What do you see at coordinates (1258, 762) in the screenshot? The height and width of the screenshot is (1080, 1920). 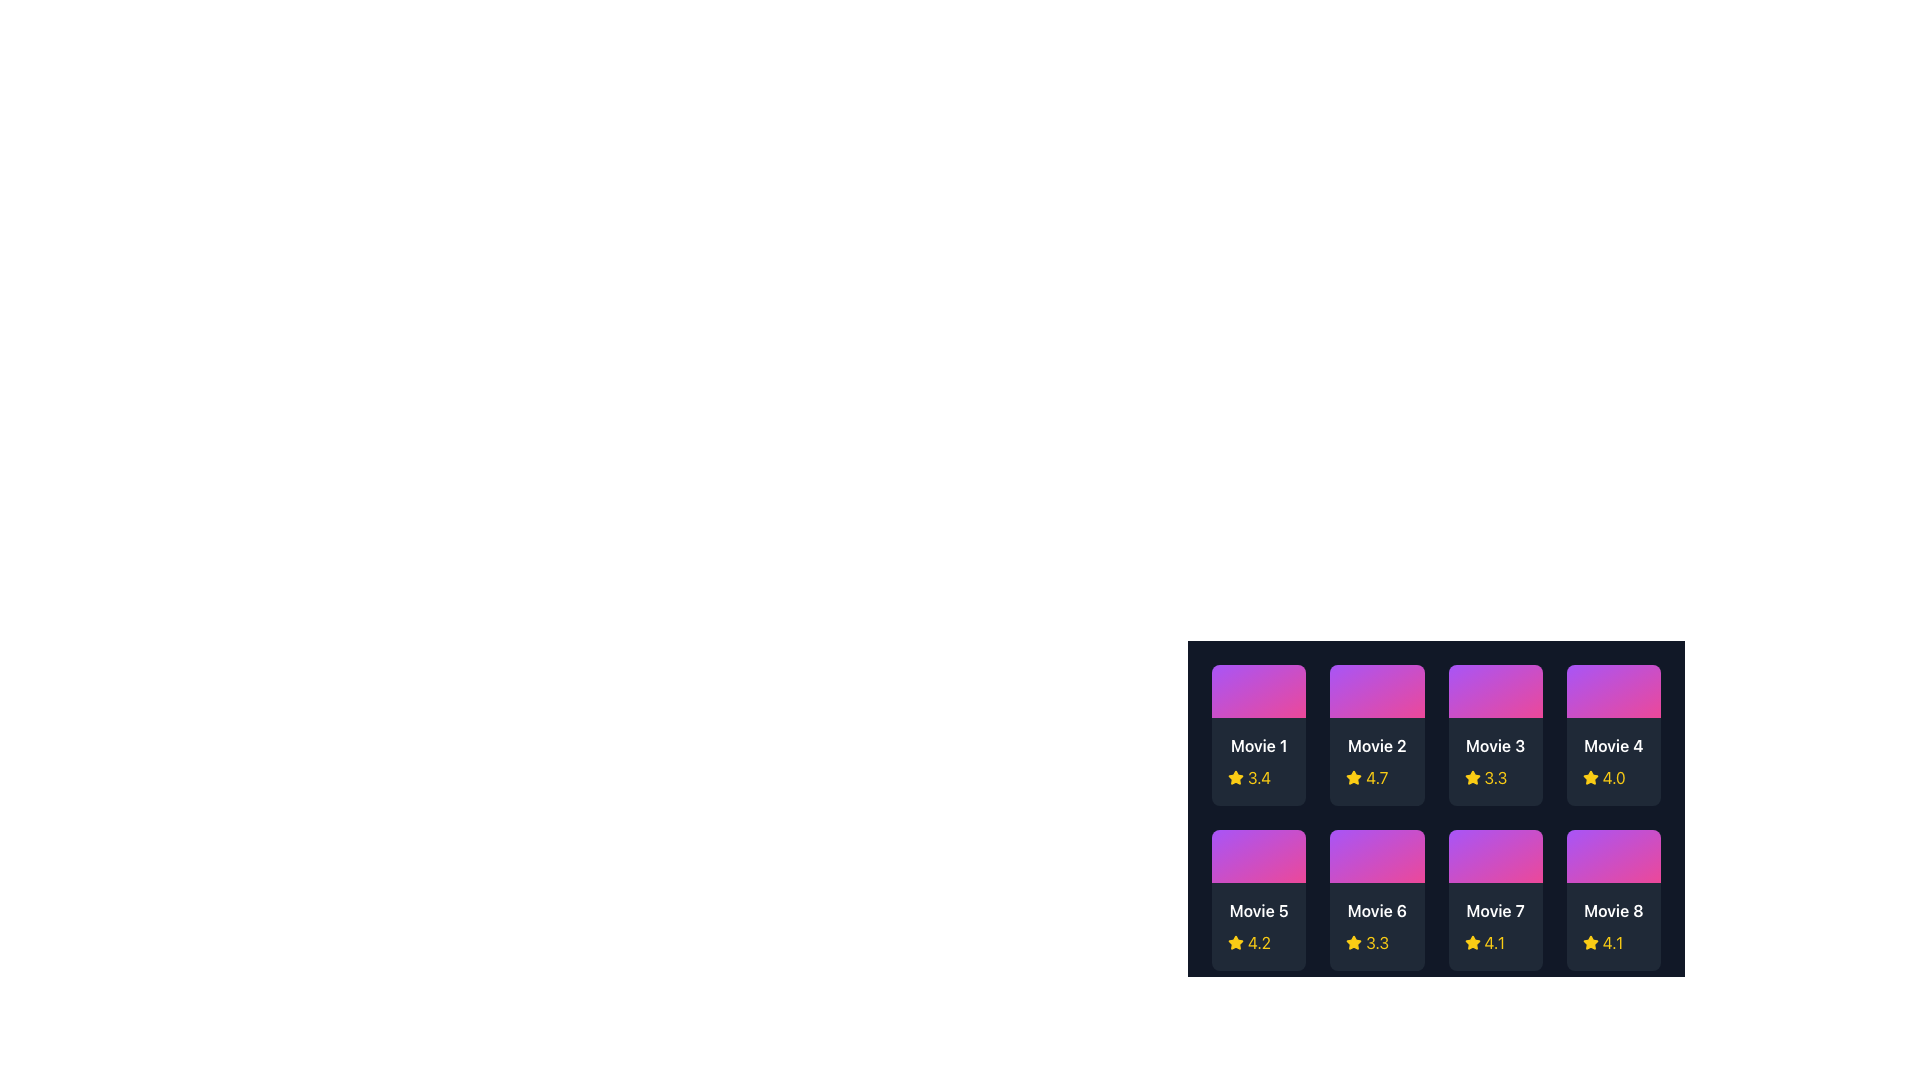 I see `the Information card displaying a movie's title and rating, located at the top-left corner of the grid` at bounding box center [1258, 762].